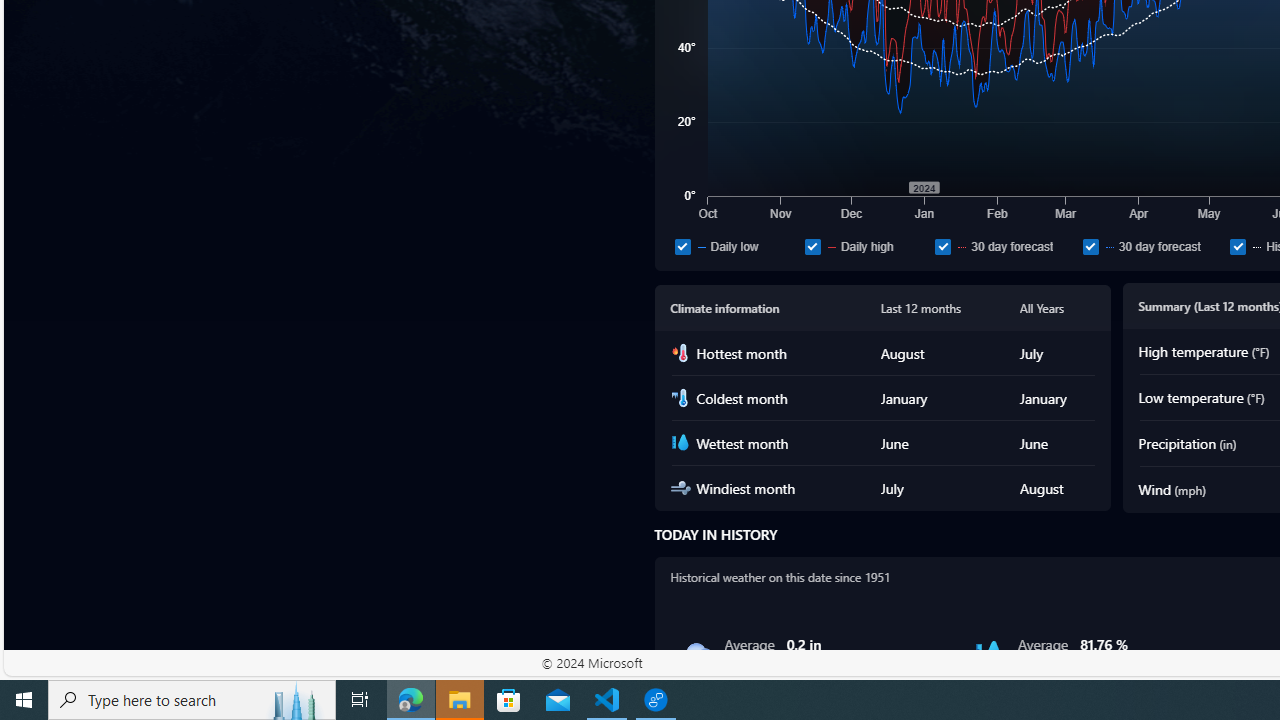 This screenshot has height=720, width=1280. What do you see at coordinates (1237, 245) in the screenshot?
I see `'Historical daily temperature'` at bounding box center [1237, 245].